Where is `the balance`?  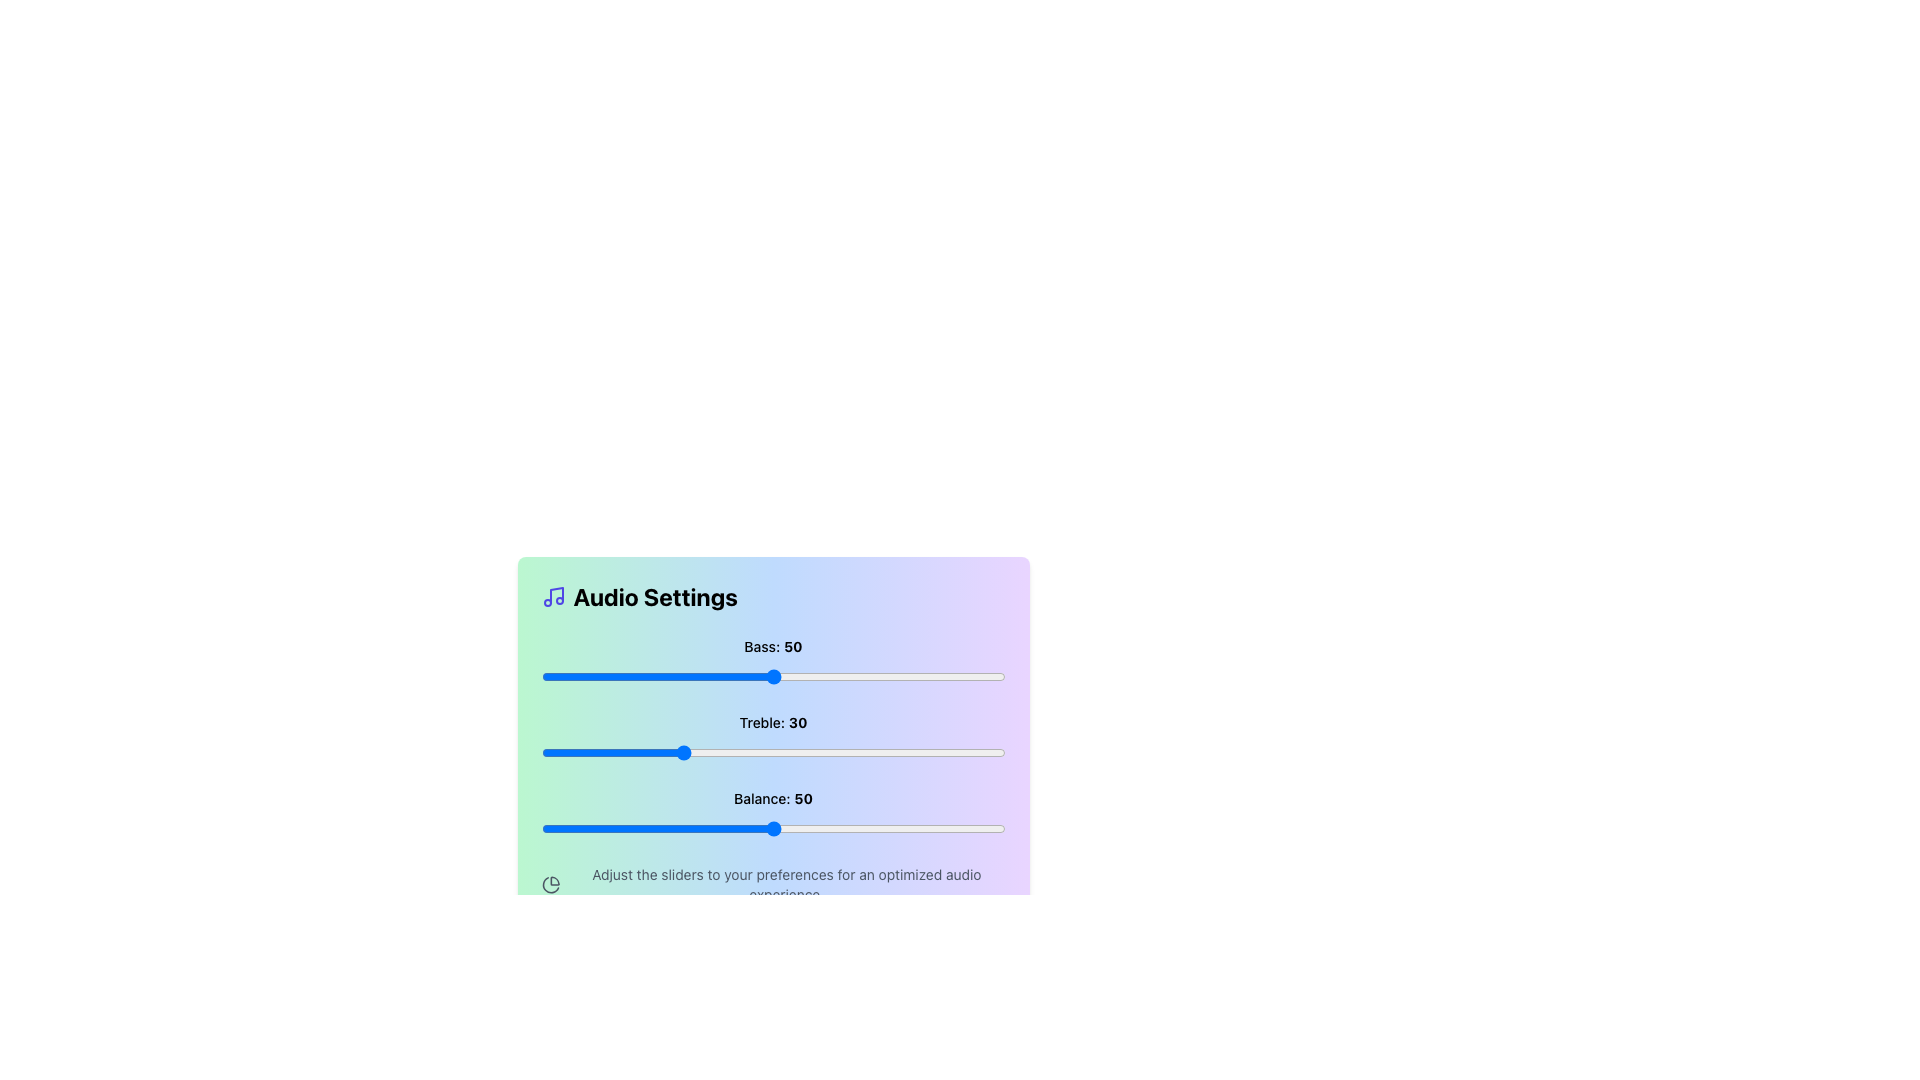 the balance is located at coordinates (843, 829).